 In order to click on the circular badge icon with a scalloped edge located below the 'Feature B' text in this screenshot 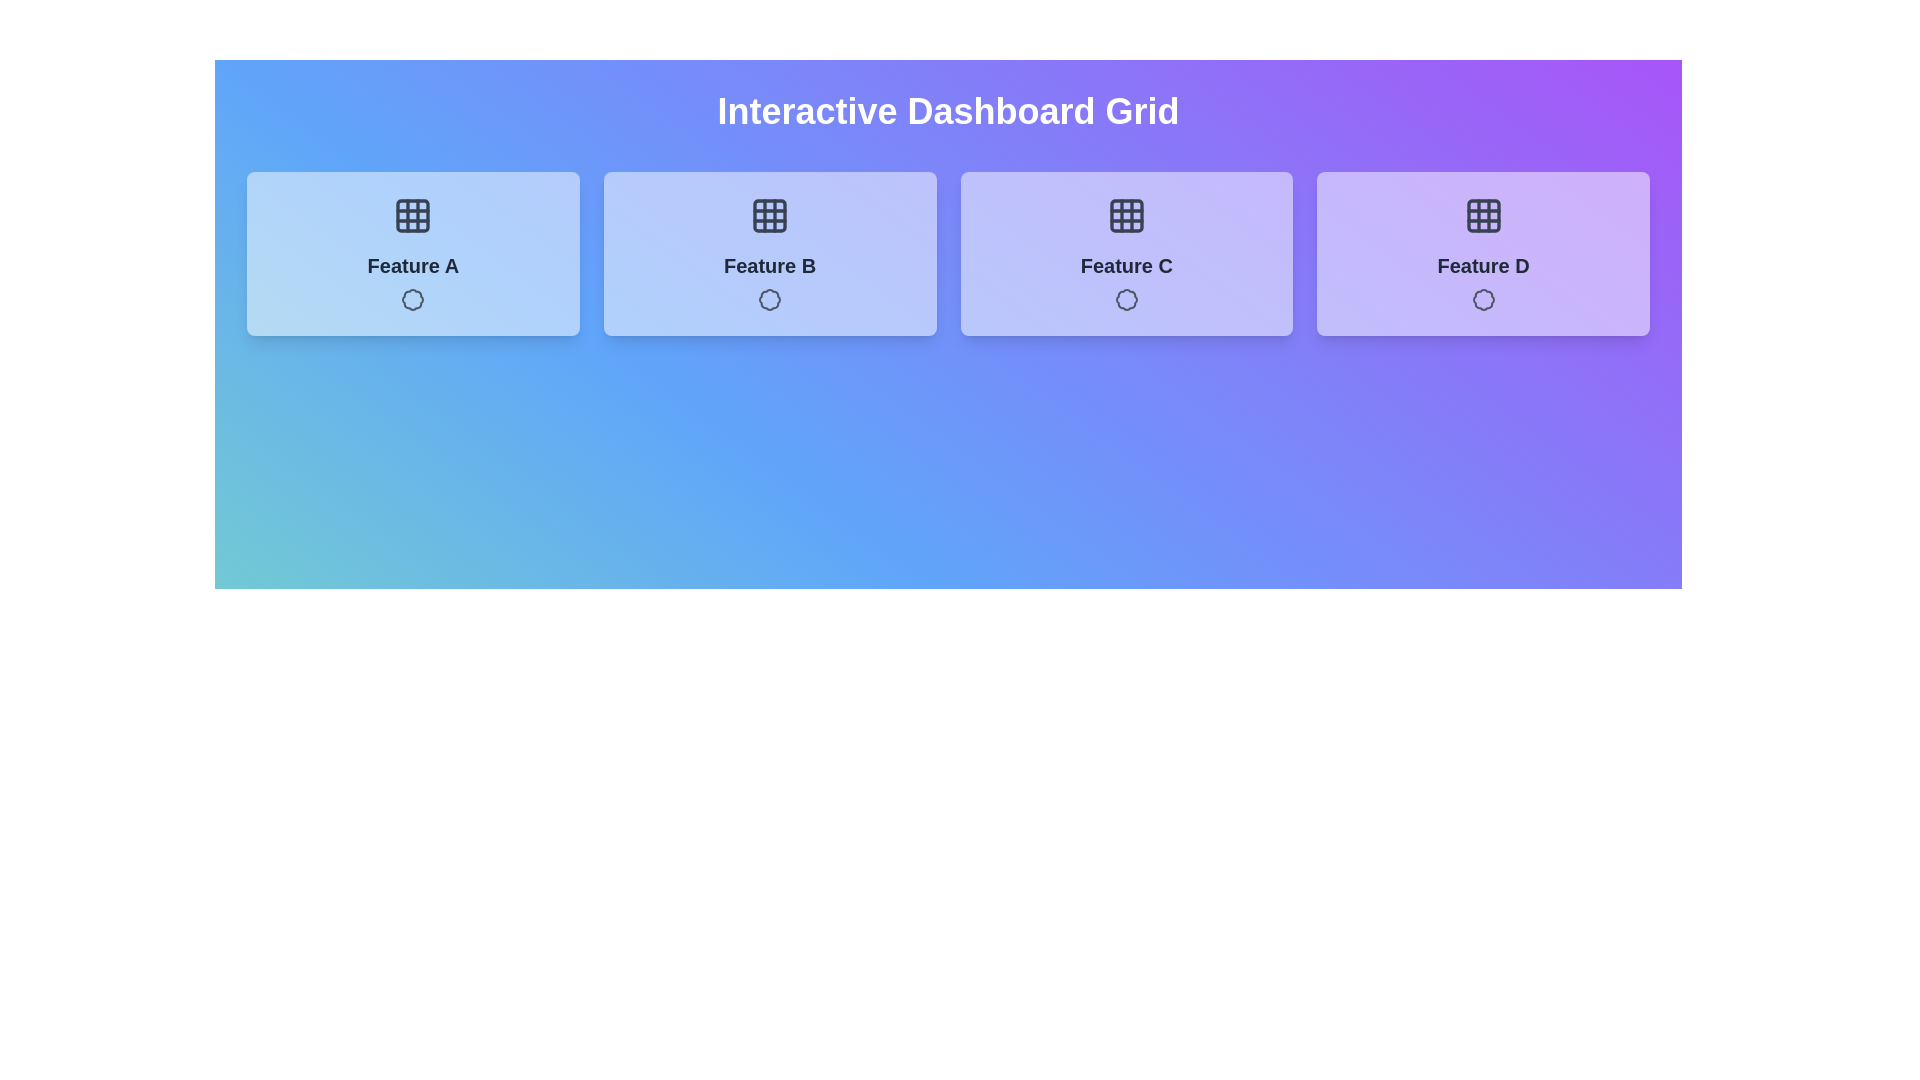, I will do `click(769, 300)`.